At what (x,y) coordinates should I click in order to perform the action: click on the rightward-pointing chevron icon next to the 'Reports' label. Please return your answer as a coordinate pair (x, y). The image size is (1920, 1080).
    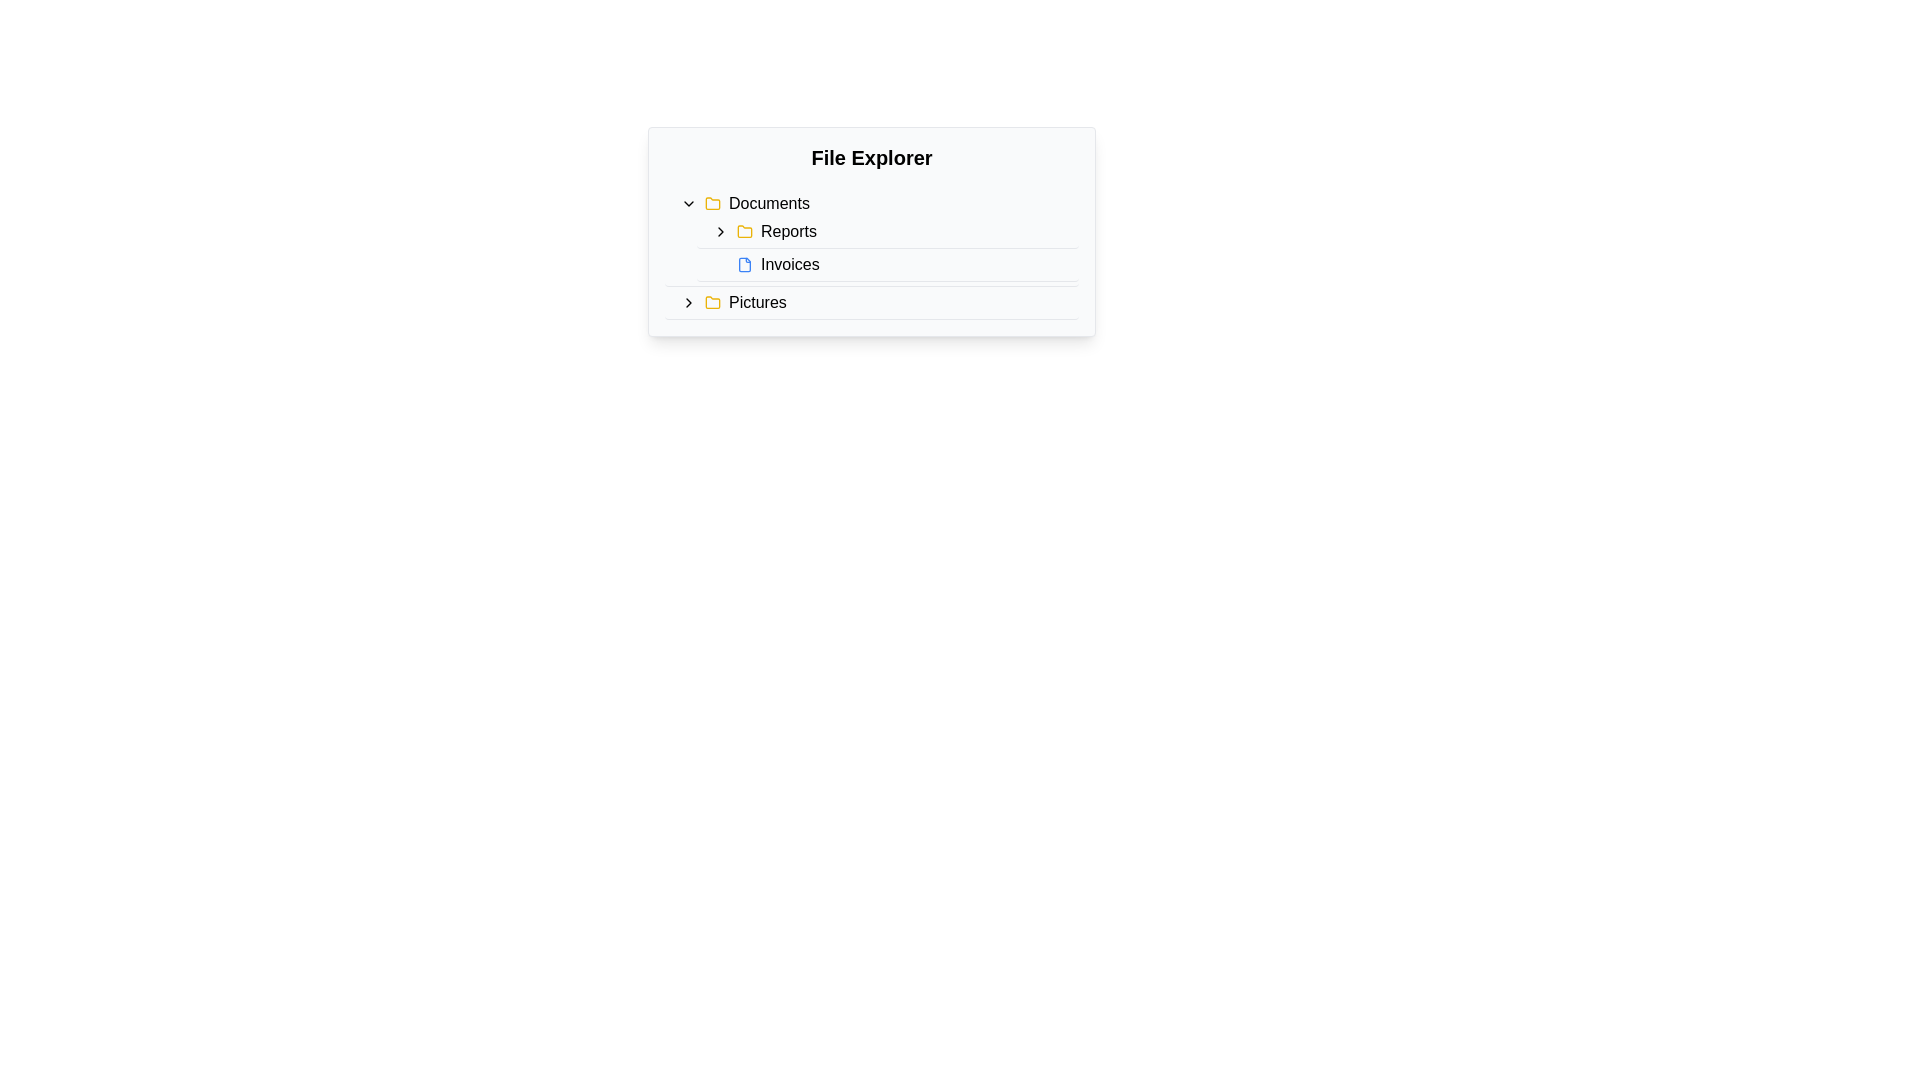
    Looking at the image, I should click on (720, 230).